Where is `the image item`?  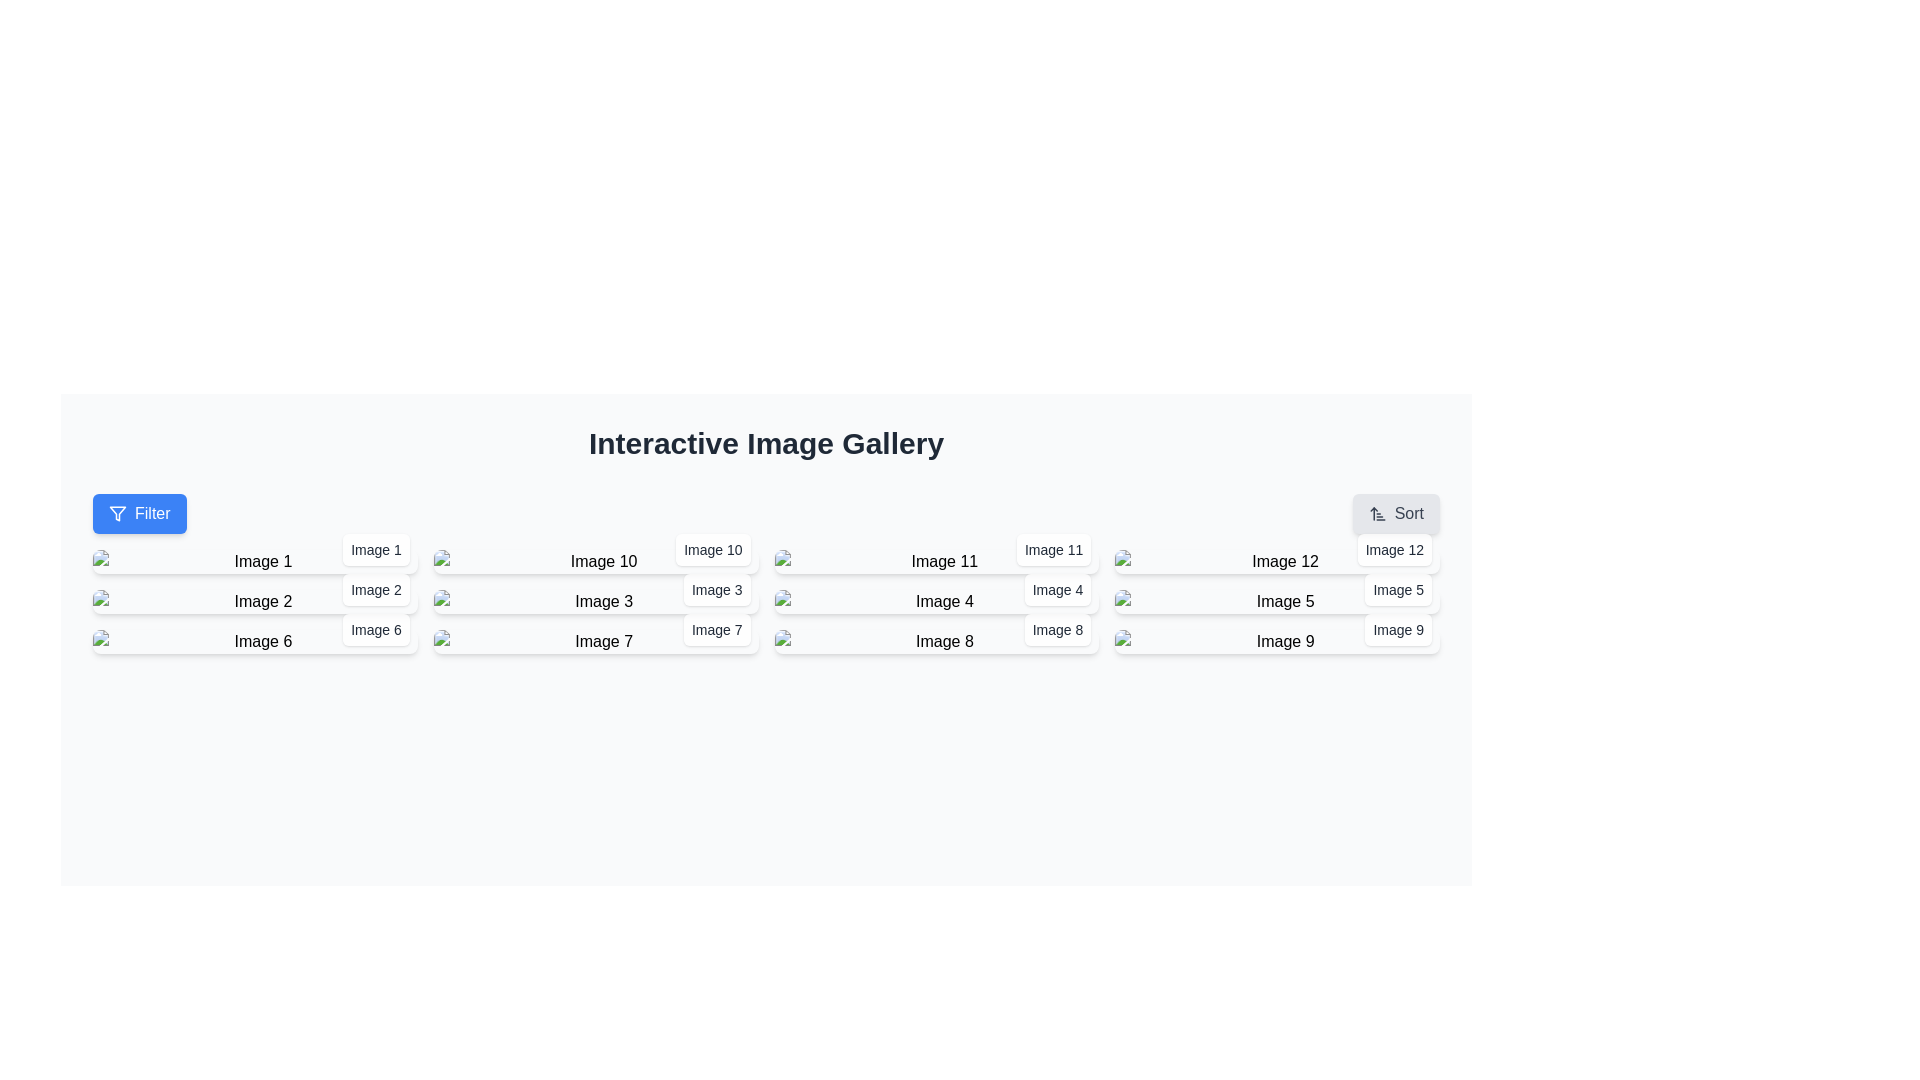 the image item is located at coordinates (935, 641).